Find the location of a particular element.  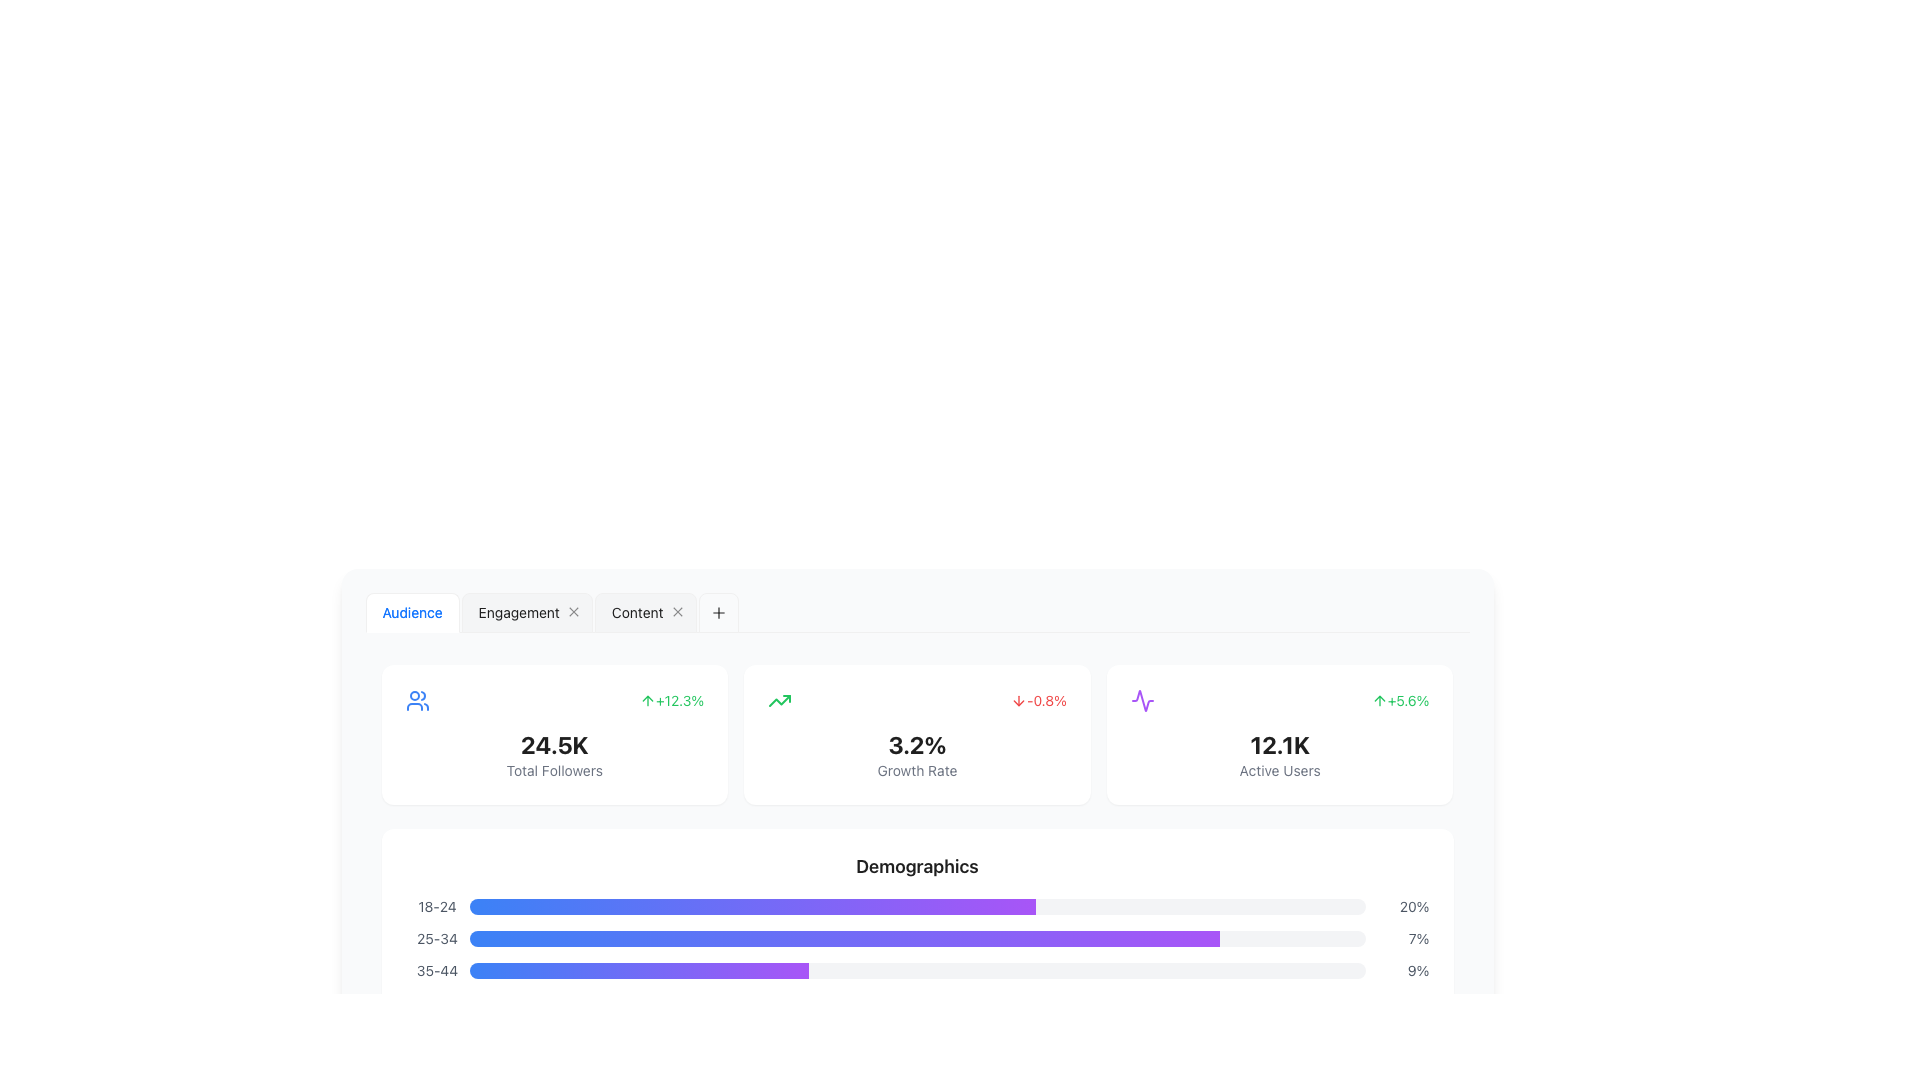

icon located at the top-right corner of the fourth card in a grid, which represents a trend or activity metric is located at coordinates (1142, 700).